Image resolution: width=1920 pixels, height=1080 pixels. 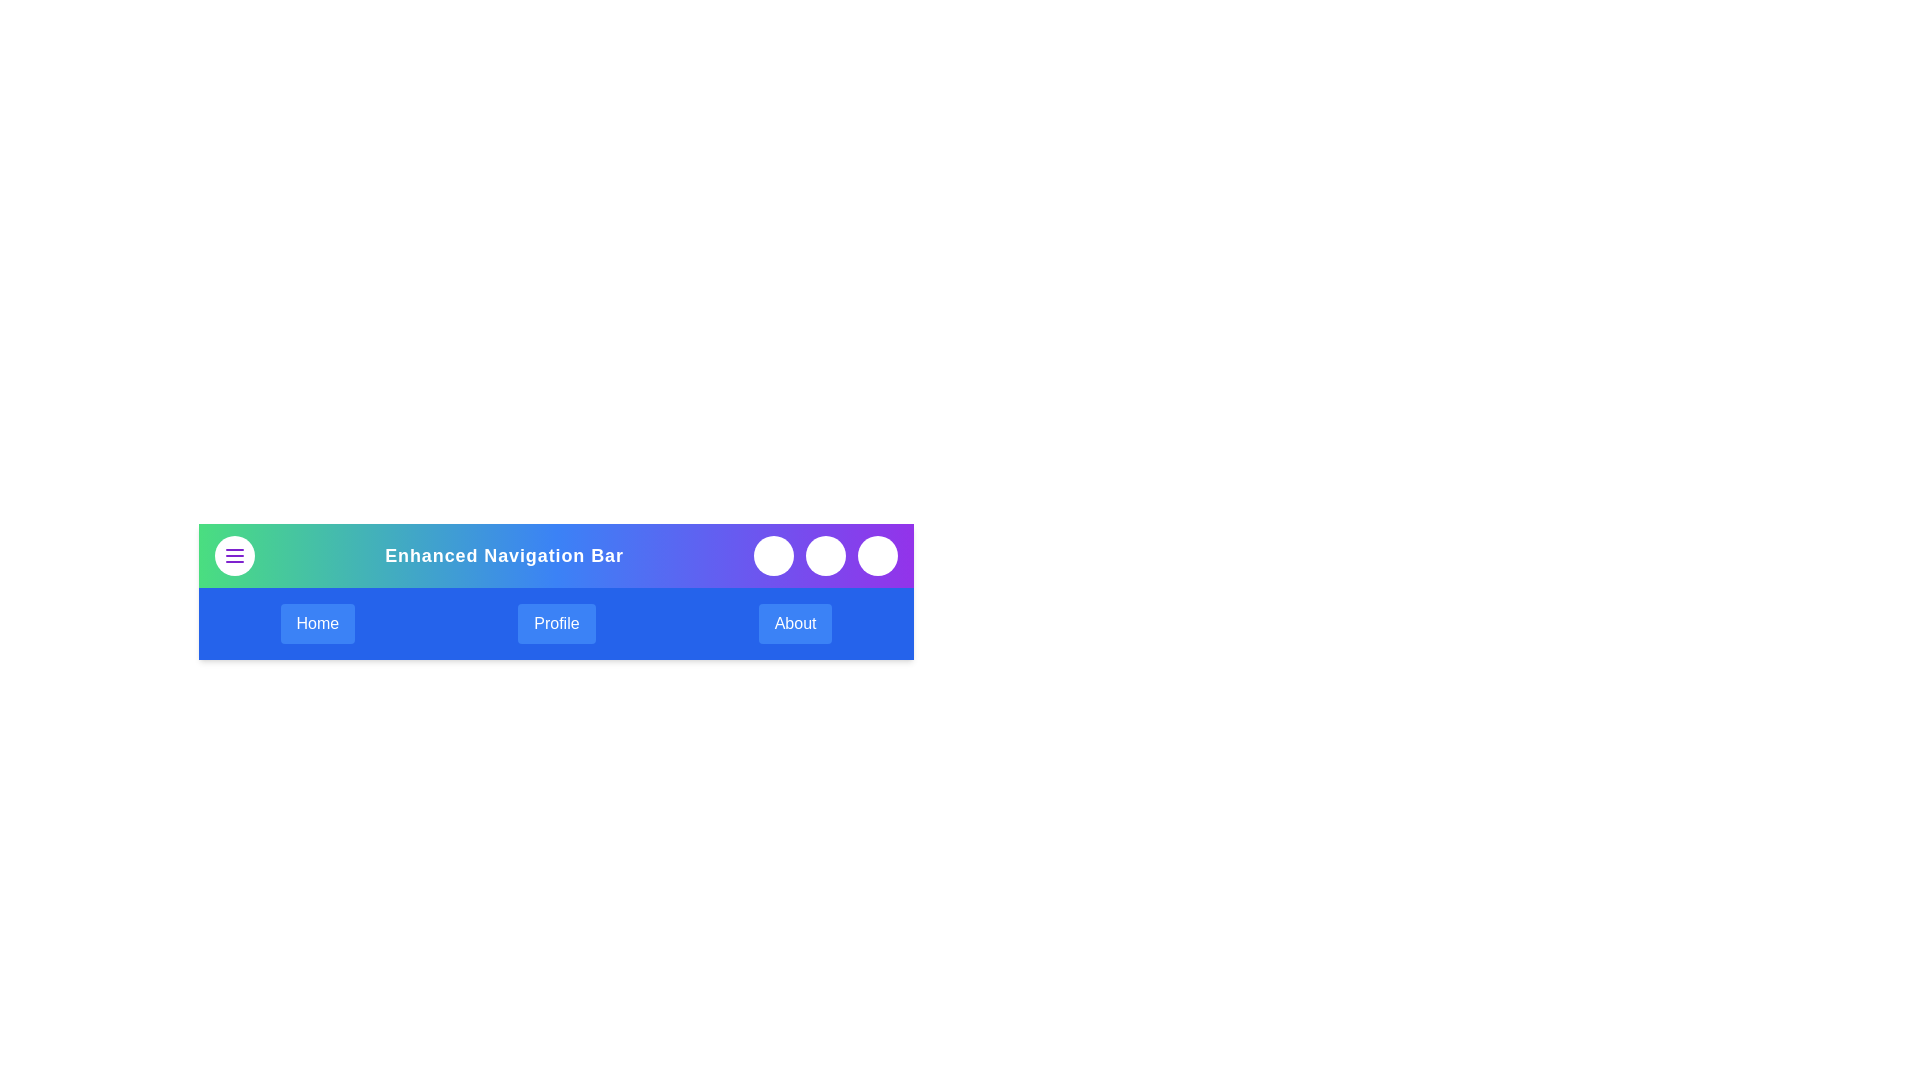 What do you see at coordinates (556, 623) in the screenshot?
I see `the button labeled Profile to observe its hover effect` at bounding box center [556, 623].